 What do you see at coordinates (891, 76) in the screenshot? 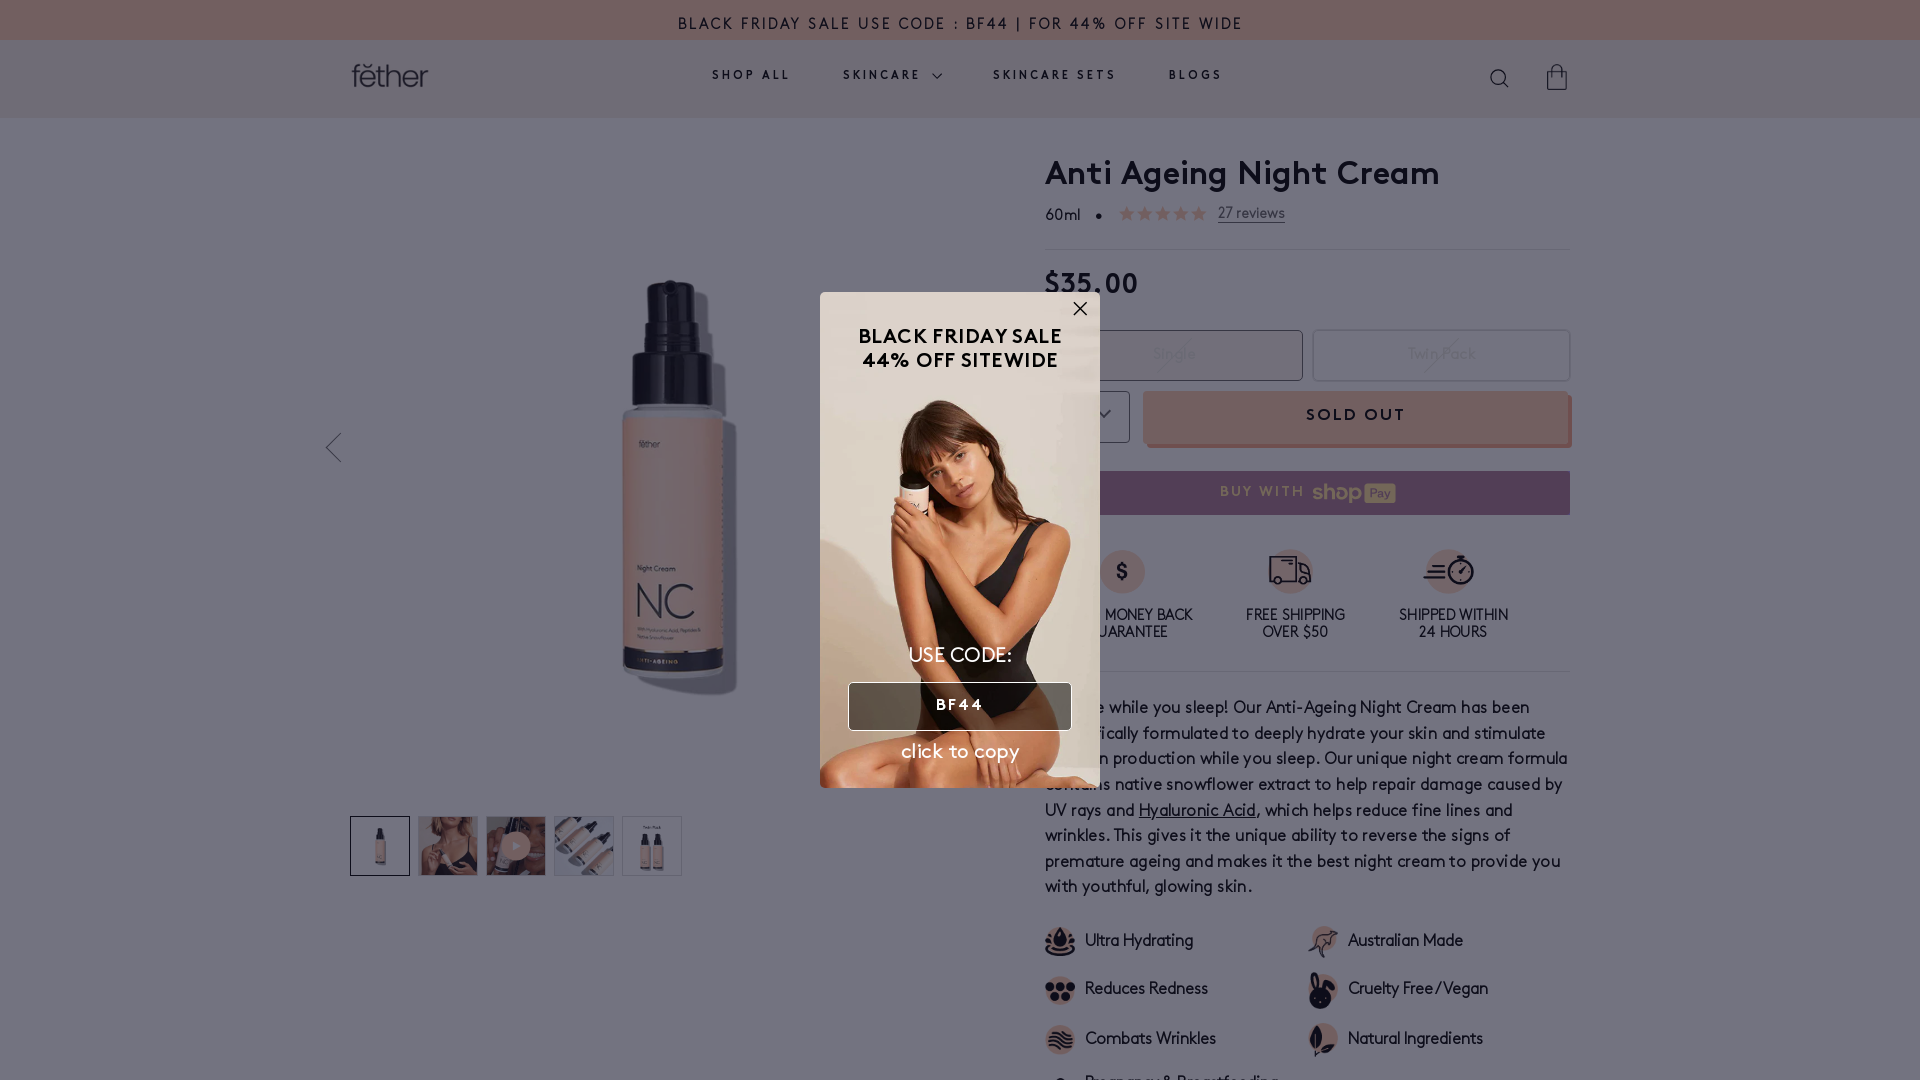
I see `'SKINCARE'` at bounding box center [891, 76].